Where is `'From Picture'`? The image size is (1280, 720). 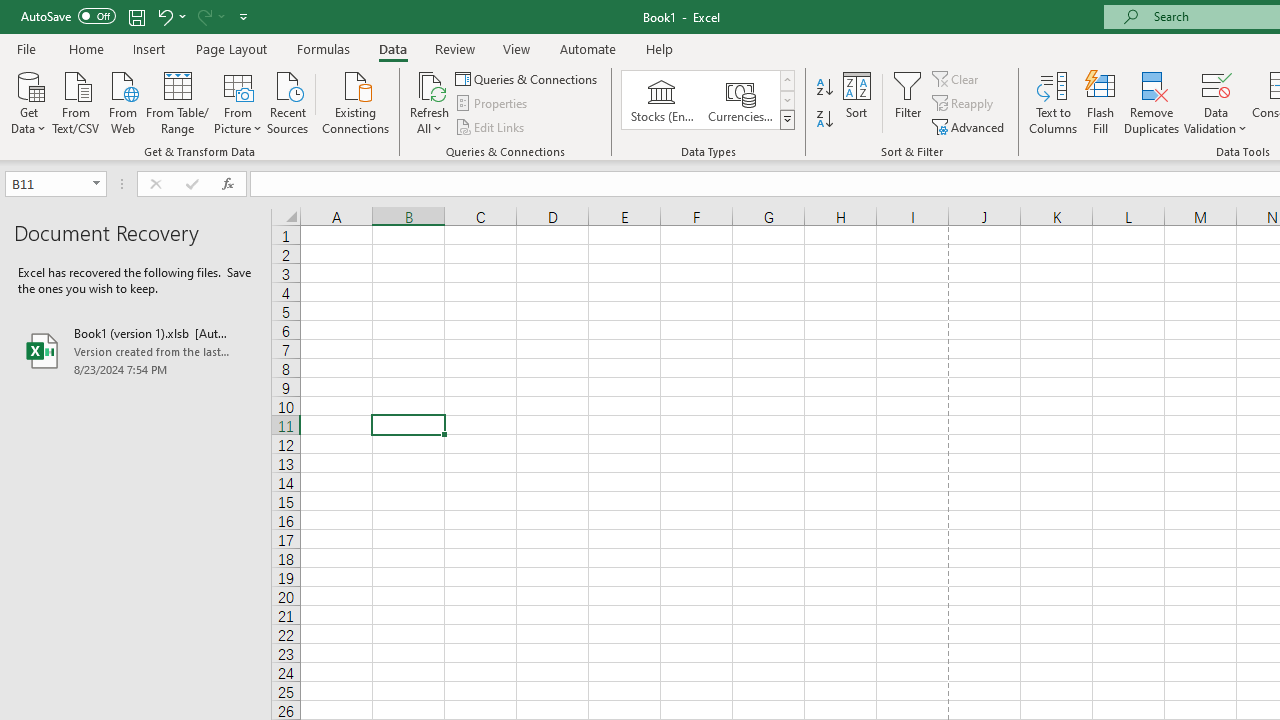
'From Picture' is located at coordinates (238, 101).